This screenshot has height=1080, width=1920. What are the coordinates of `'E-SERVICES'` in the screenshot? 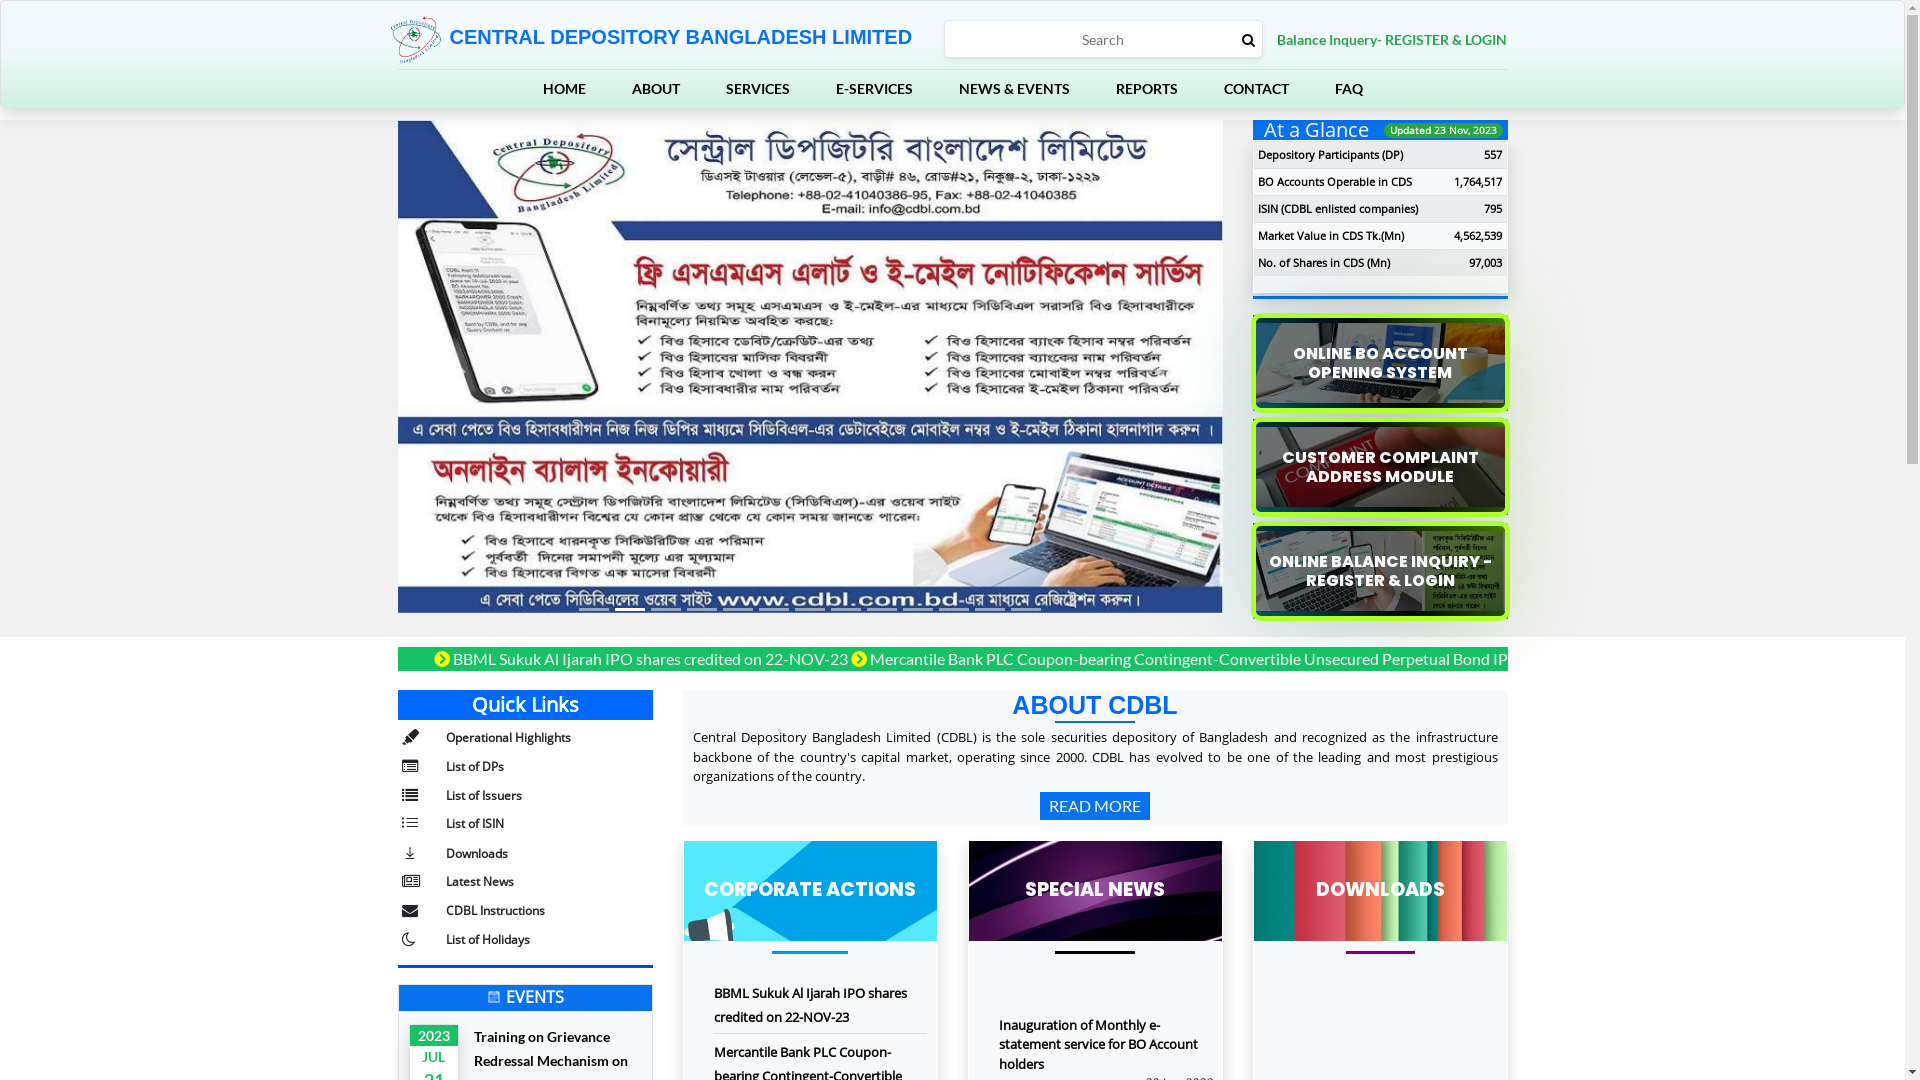 It's located at (874, 87).